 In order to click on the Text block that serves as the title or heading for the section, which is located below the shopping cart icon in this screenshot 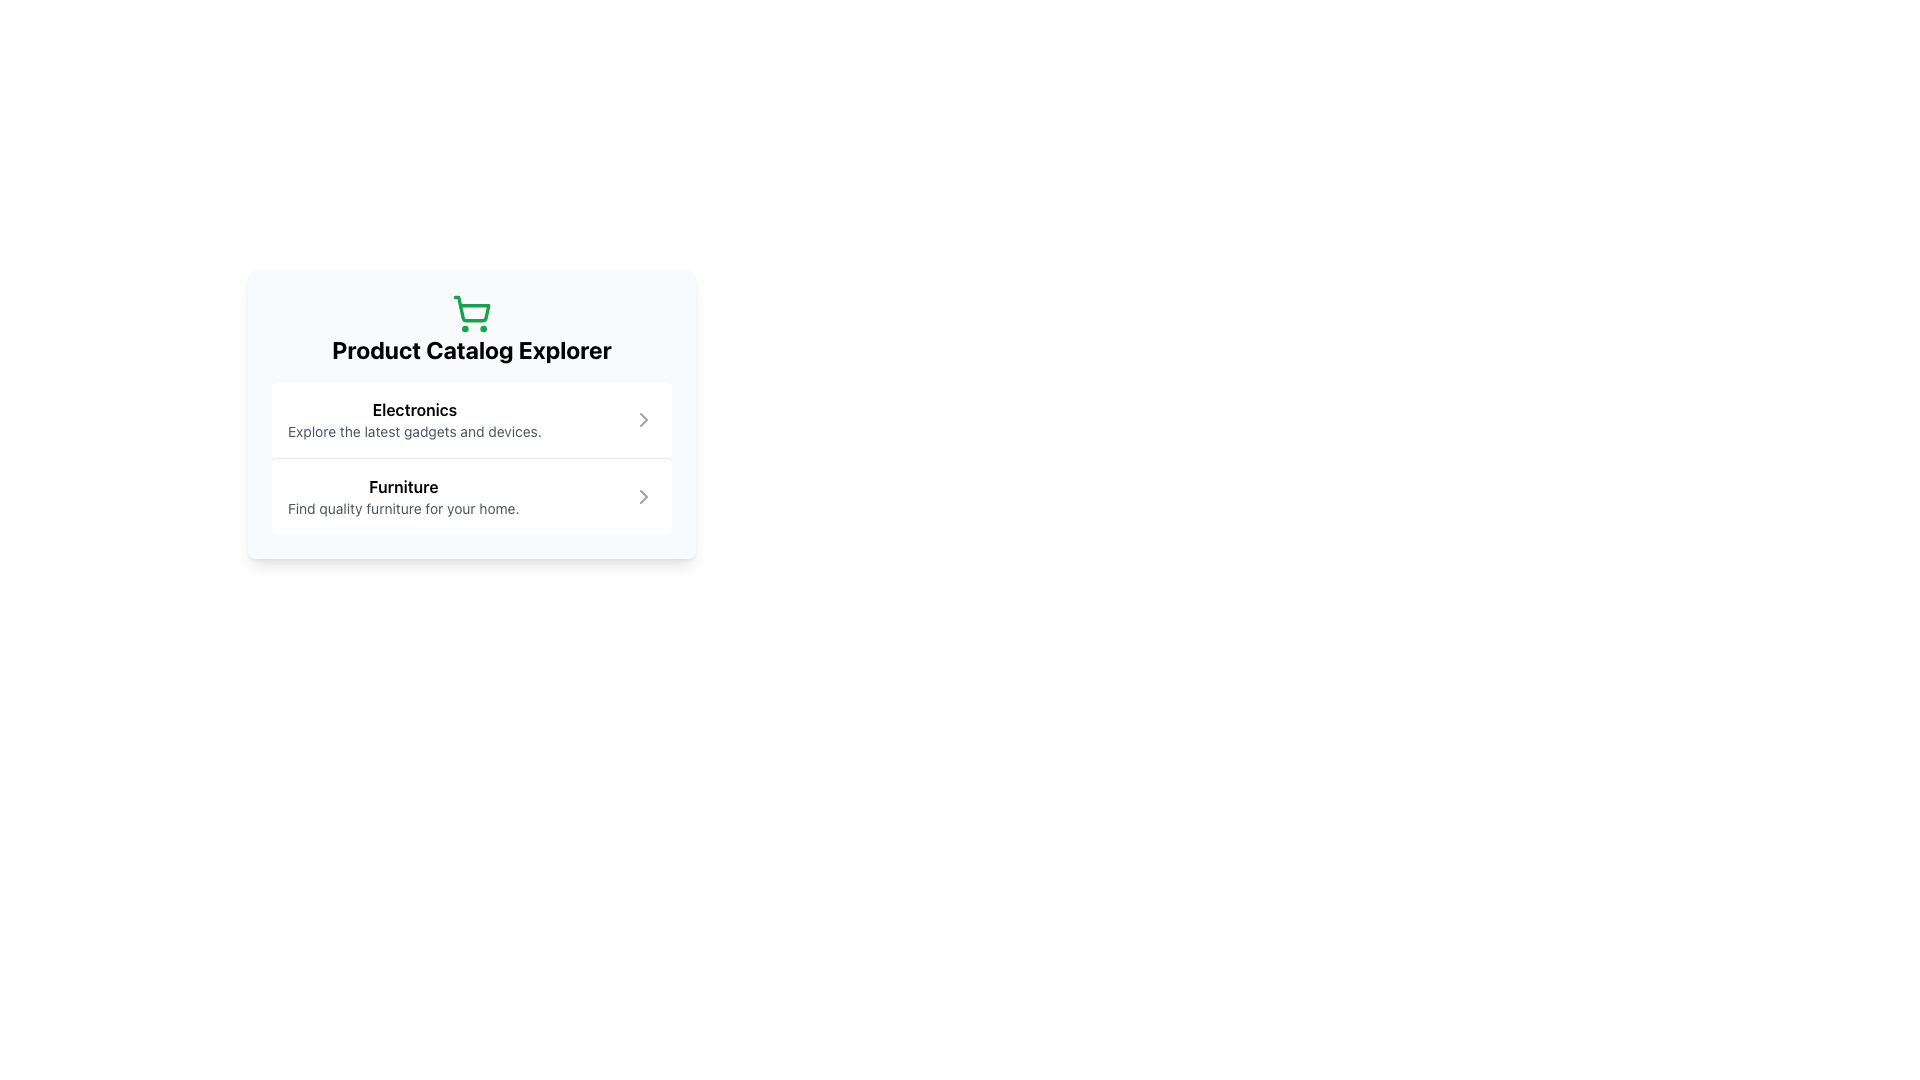, I will do `click(470, 349)`.